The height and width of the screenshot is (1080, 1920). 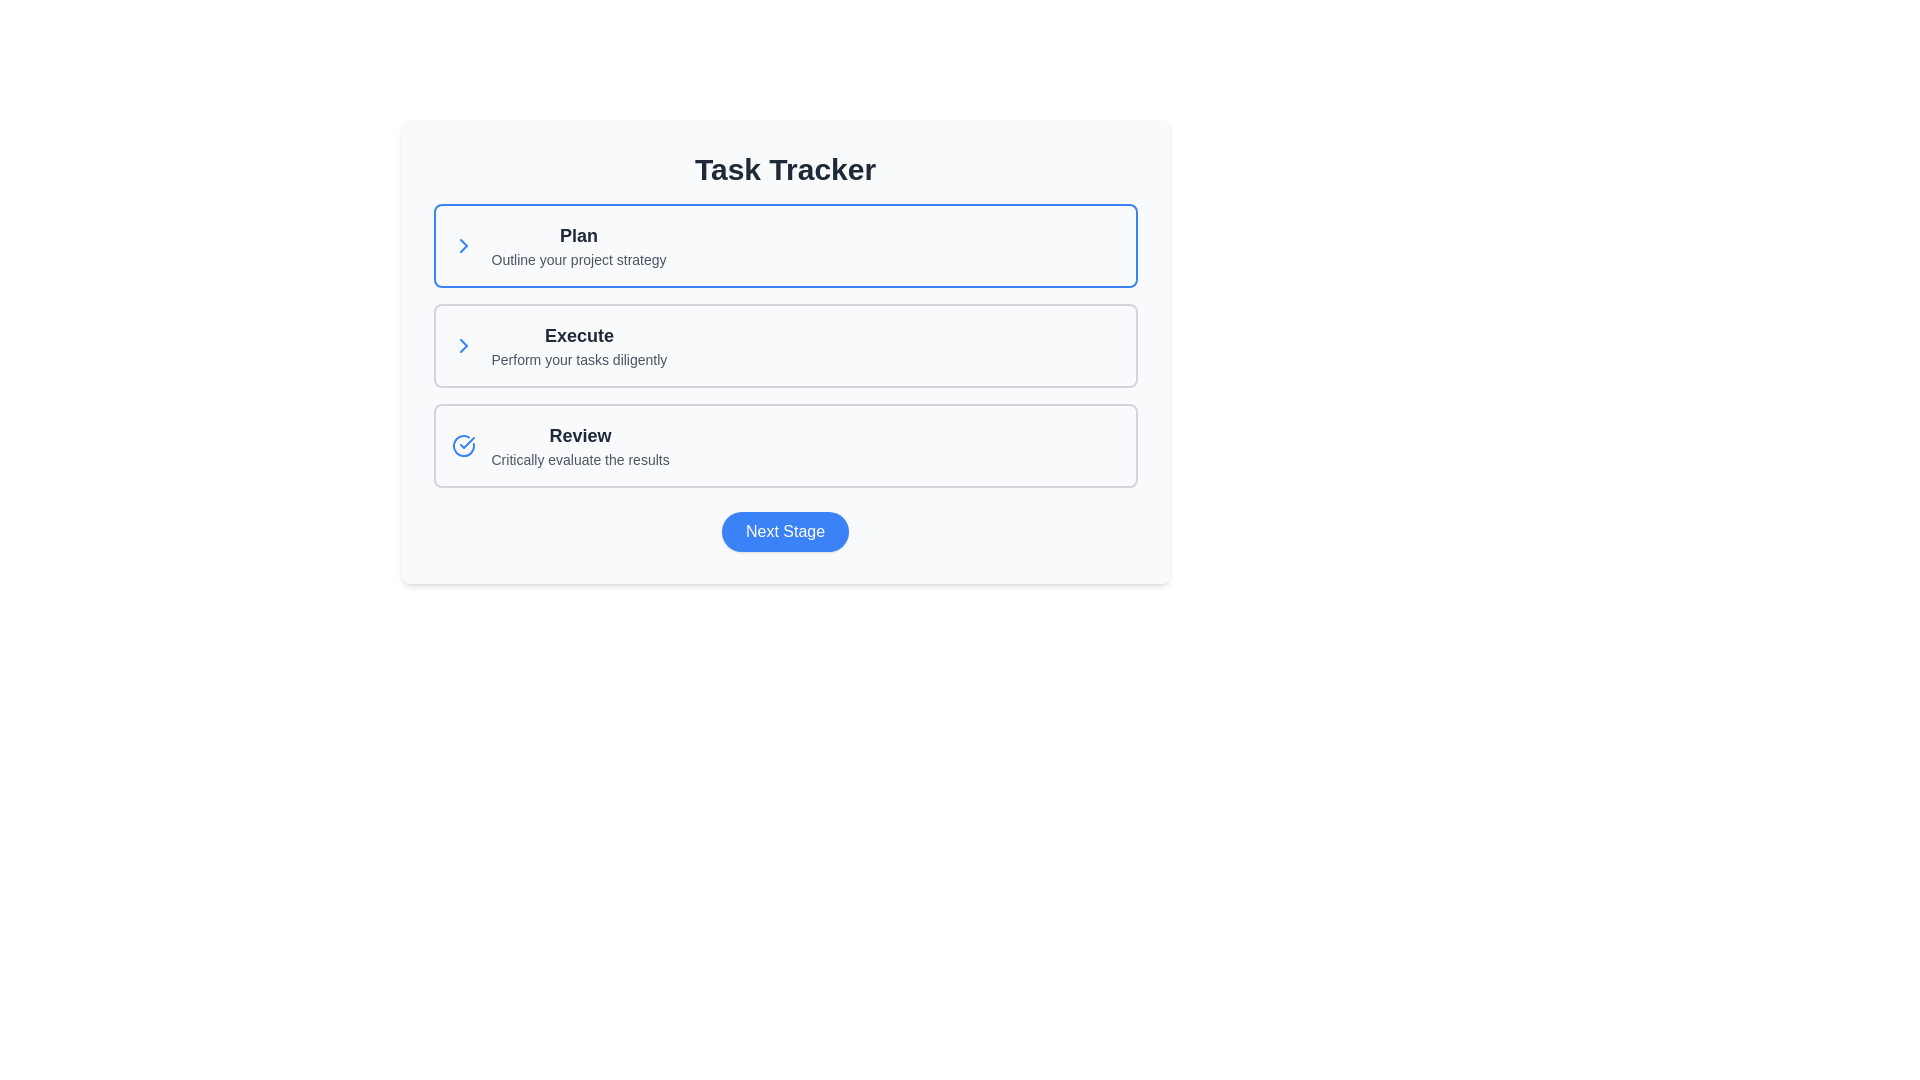 What do you see at coordinates (578, 245) in the screenshot?
I see `the textual content group titled 'Plan' with subtitle 'Outline your project strategy' located in the top card under 'Task Tracker'` at bounding box center [578, 245].